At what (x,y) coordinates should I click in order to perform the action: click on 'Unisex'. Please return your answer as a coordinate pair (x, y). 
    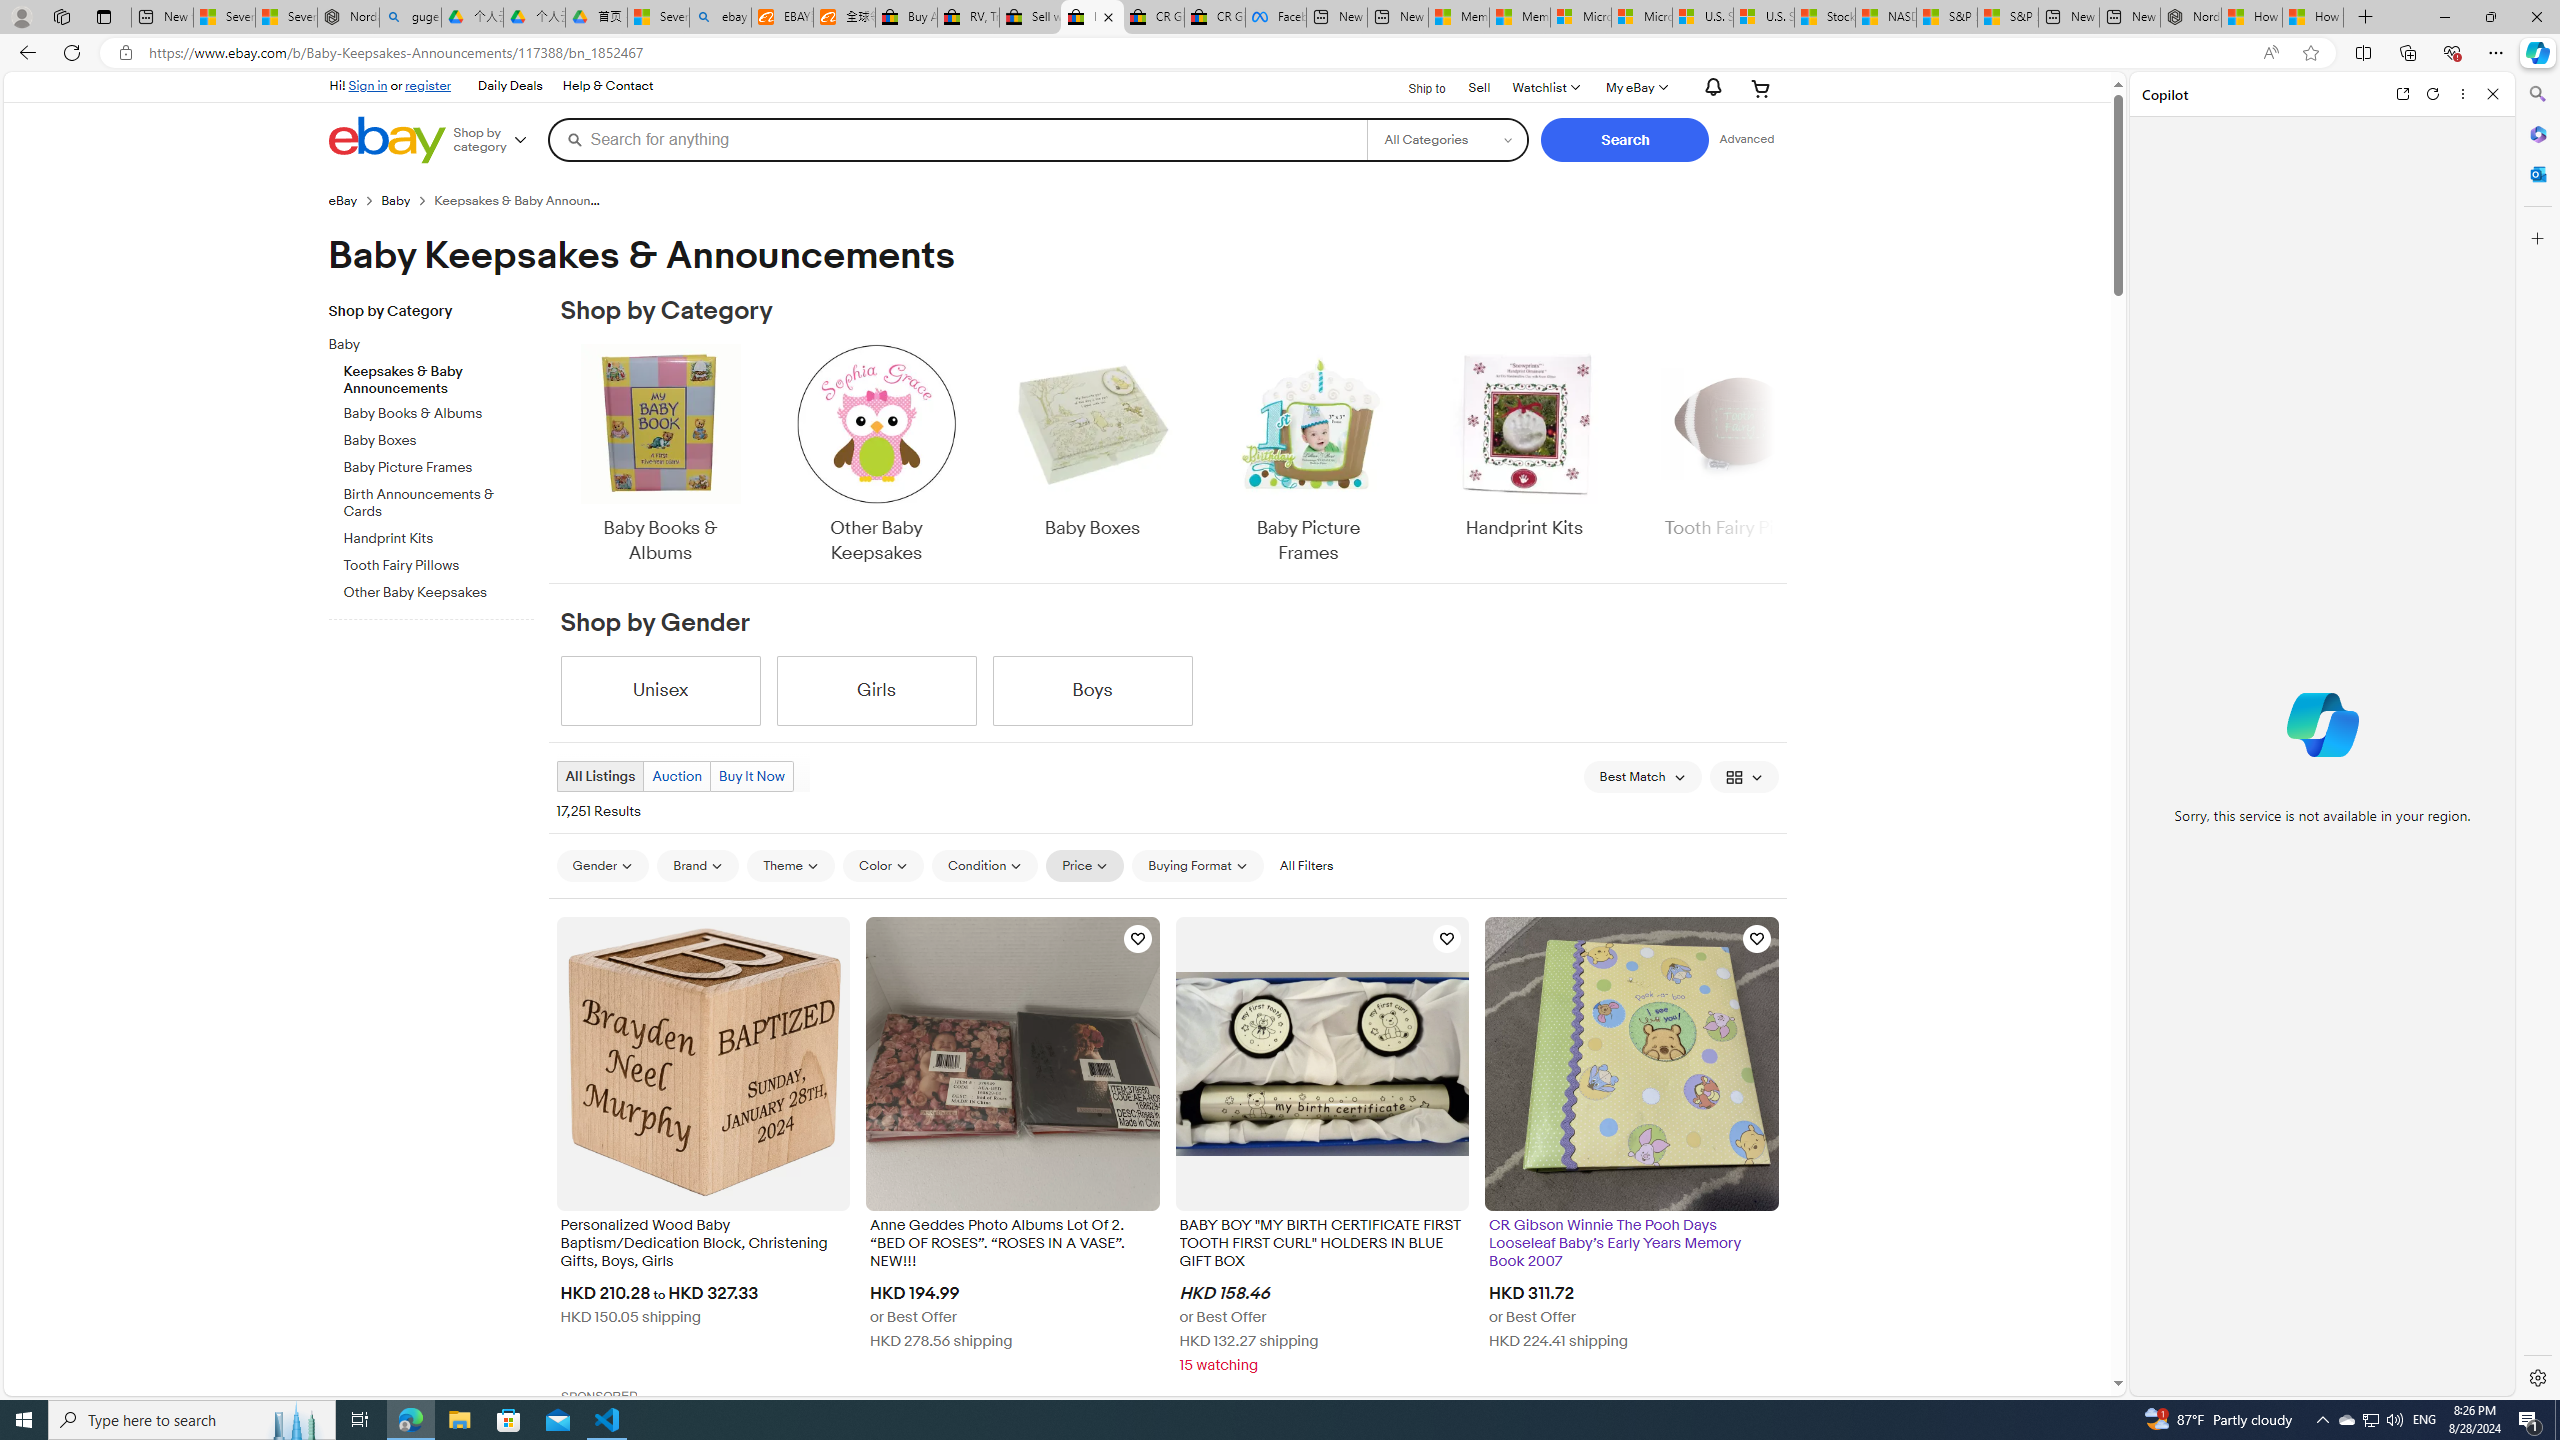
    Looking at the image, I should click on (660, 690).